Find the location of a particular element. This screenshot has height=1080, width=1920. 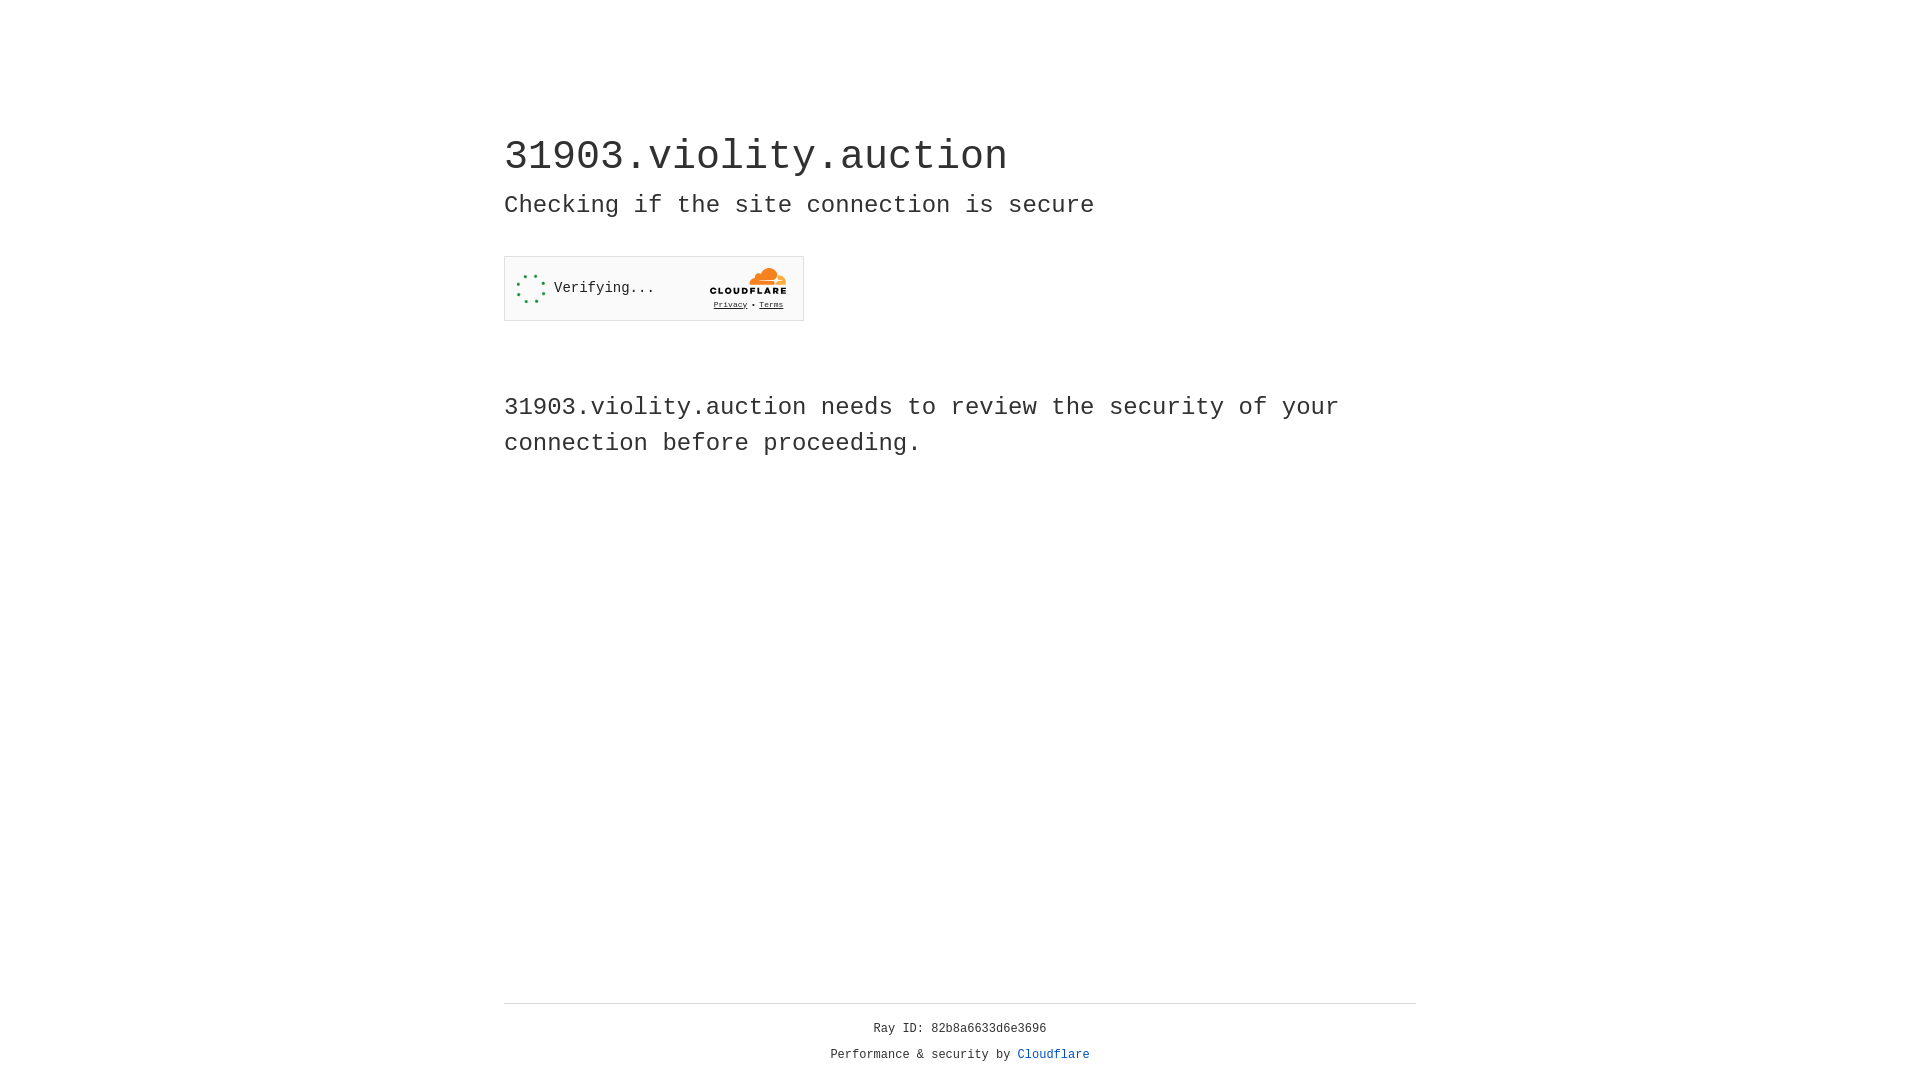

'Cloudflare' is located at coordinates (1053, 1054).